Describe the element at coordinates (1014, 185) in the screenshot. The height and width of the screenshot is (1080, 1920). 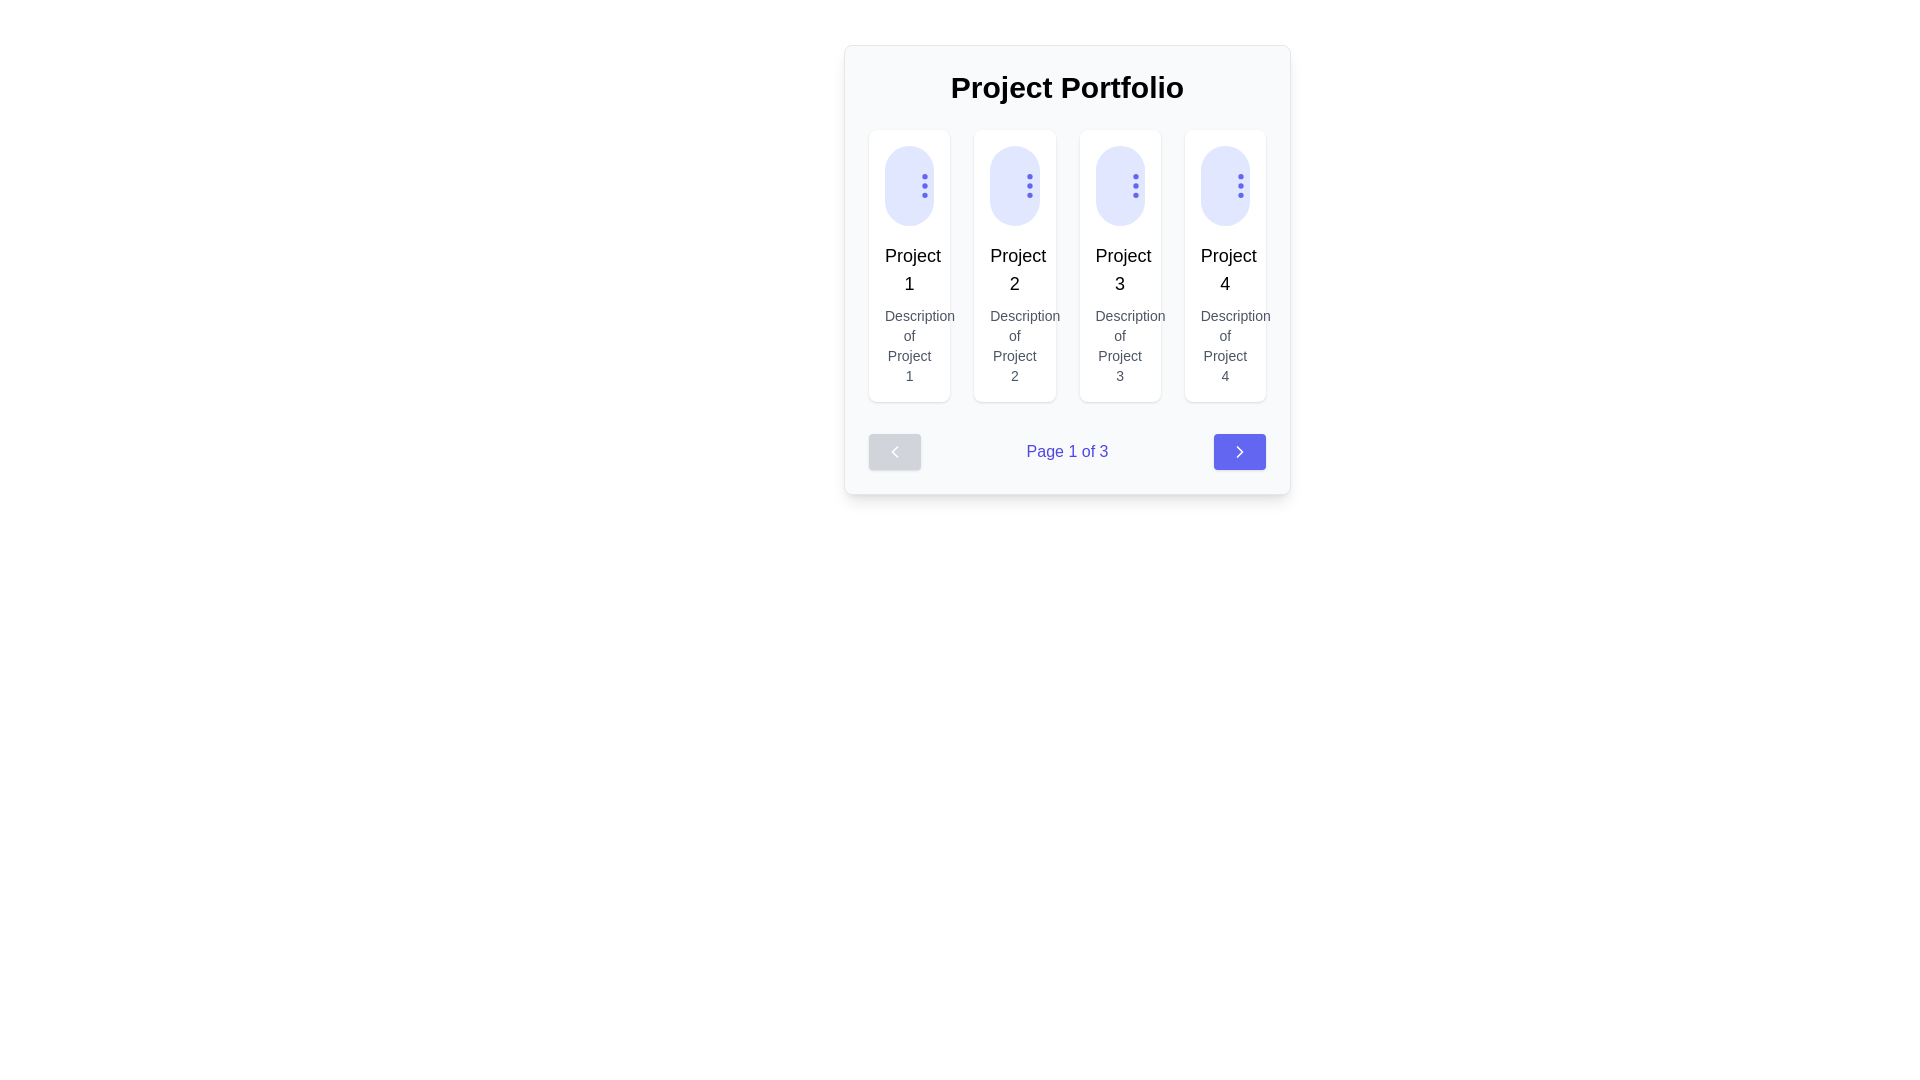
I see `the visual decoration that represents the second project in the portfolio, located at the top of the second project card and centered above 'Project 2'` at that location.